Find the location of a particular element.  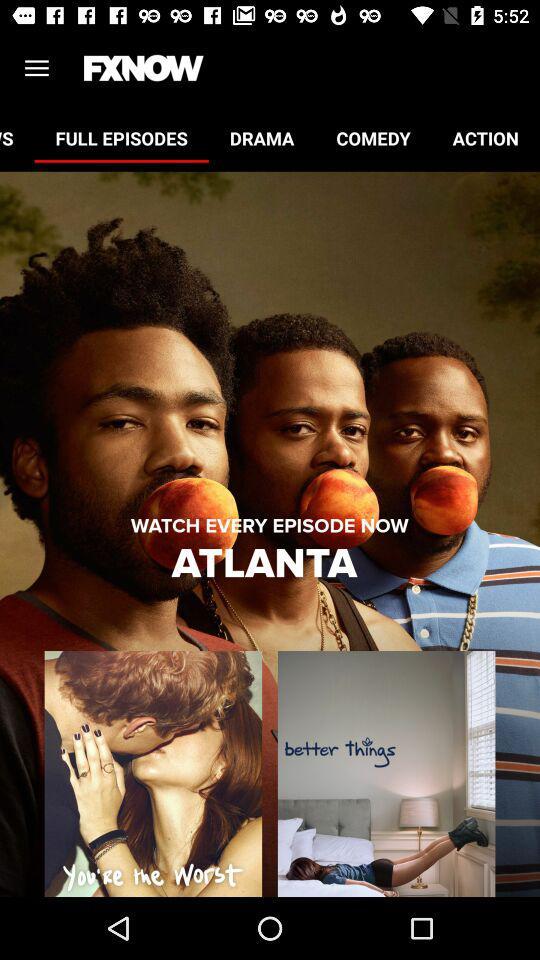

action is located at coordinates (485, 137).